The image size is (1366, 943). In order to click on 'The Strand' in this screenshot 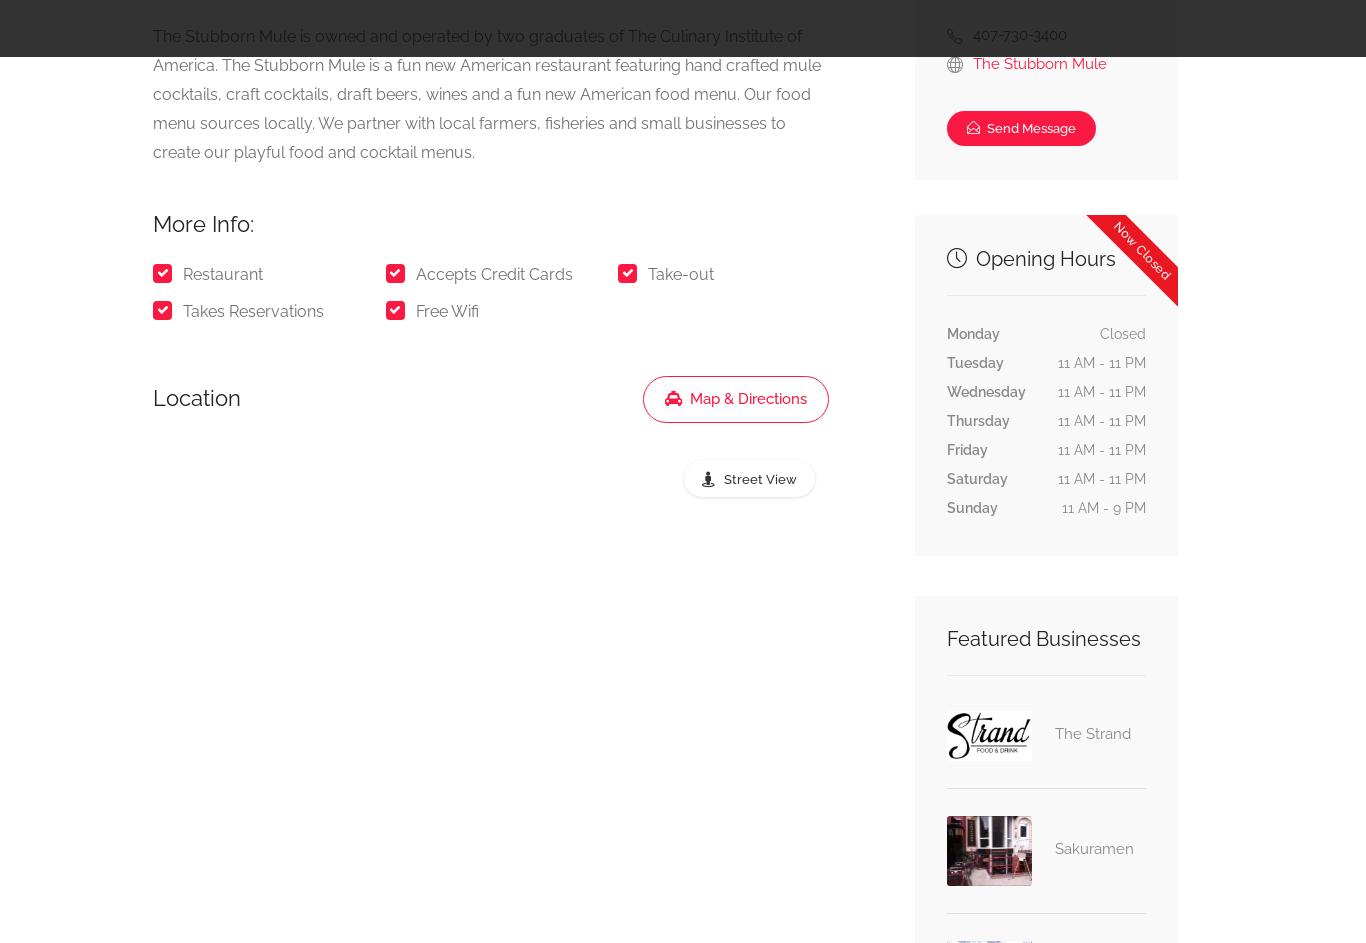, I will do `click(1053, 731)`.